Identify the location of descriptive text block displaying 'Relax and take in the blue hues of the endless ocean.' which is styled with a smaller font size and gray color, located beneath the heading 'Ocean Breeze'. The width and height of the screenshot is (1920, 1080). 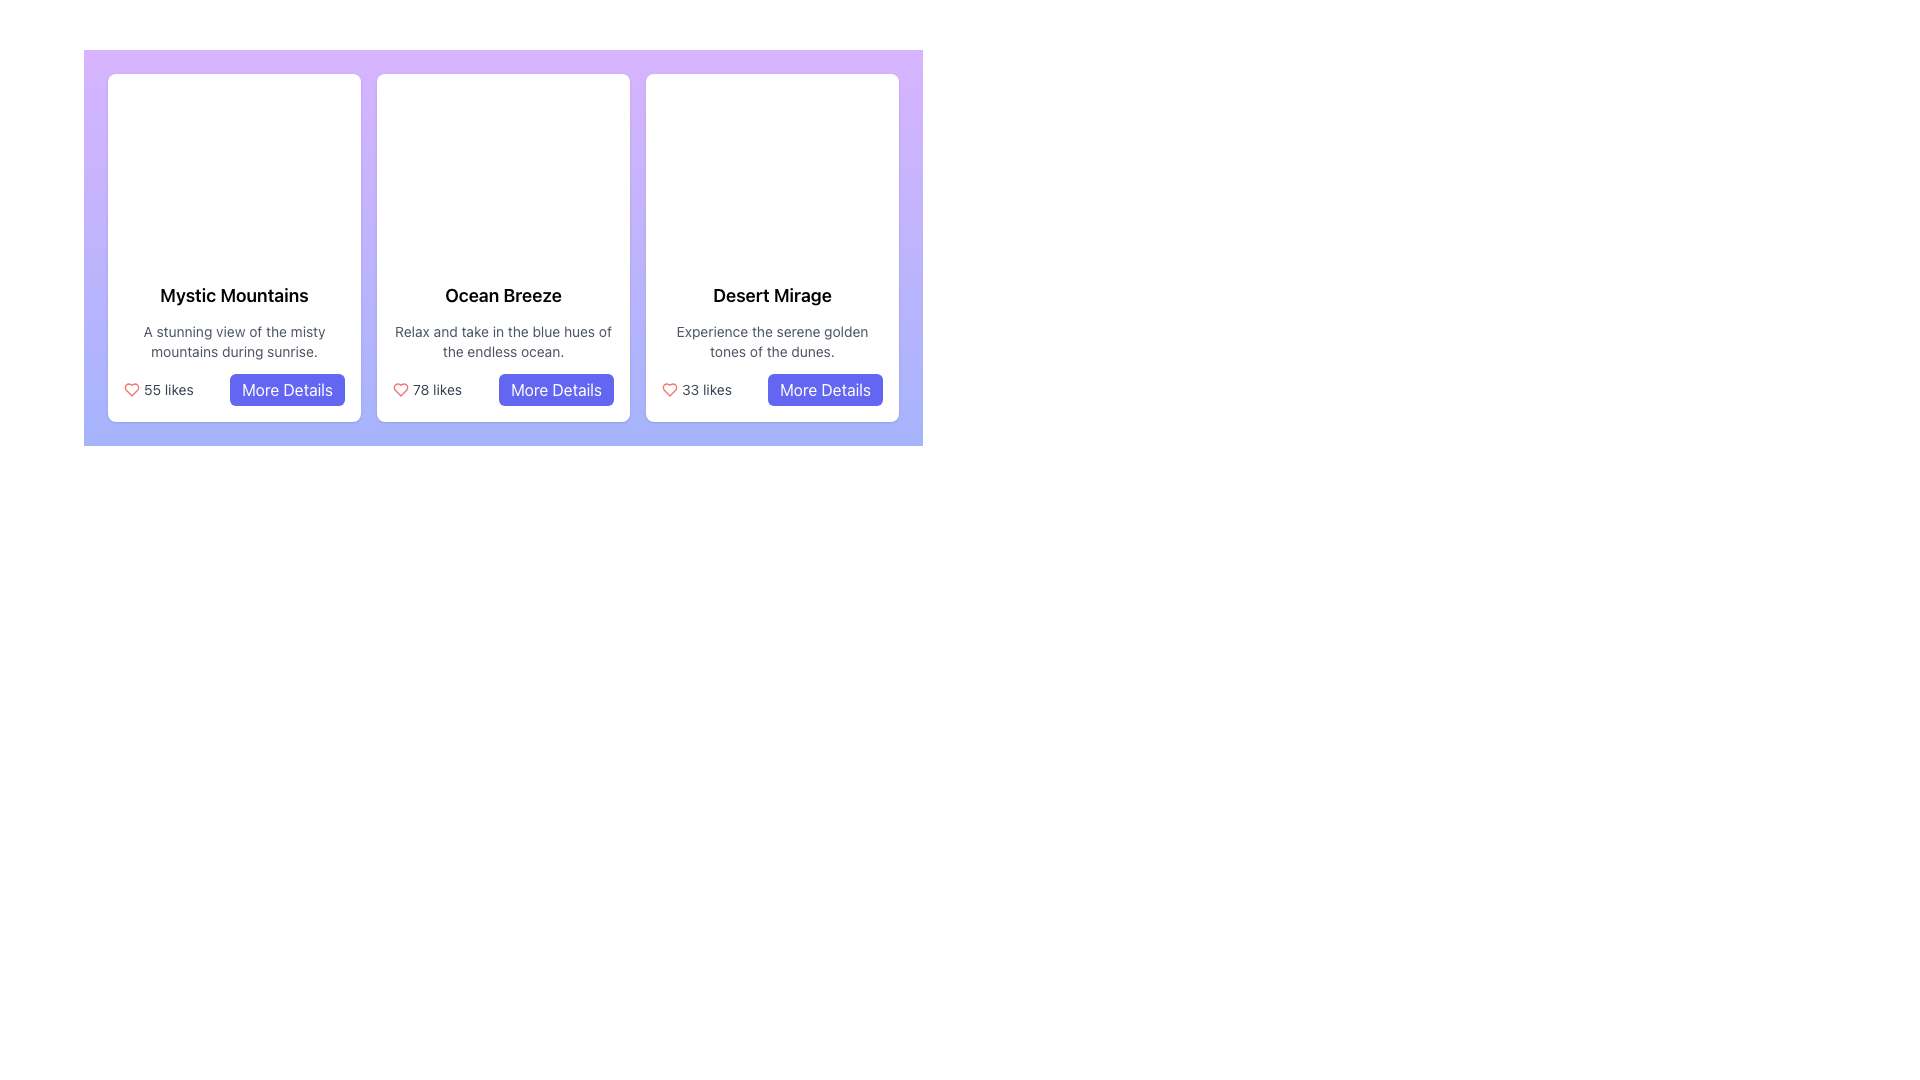
(503, 341).